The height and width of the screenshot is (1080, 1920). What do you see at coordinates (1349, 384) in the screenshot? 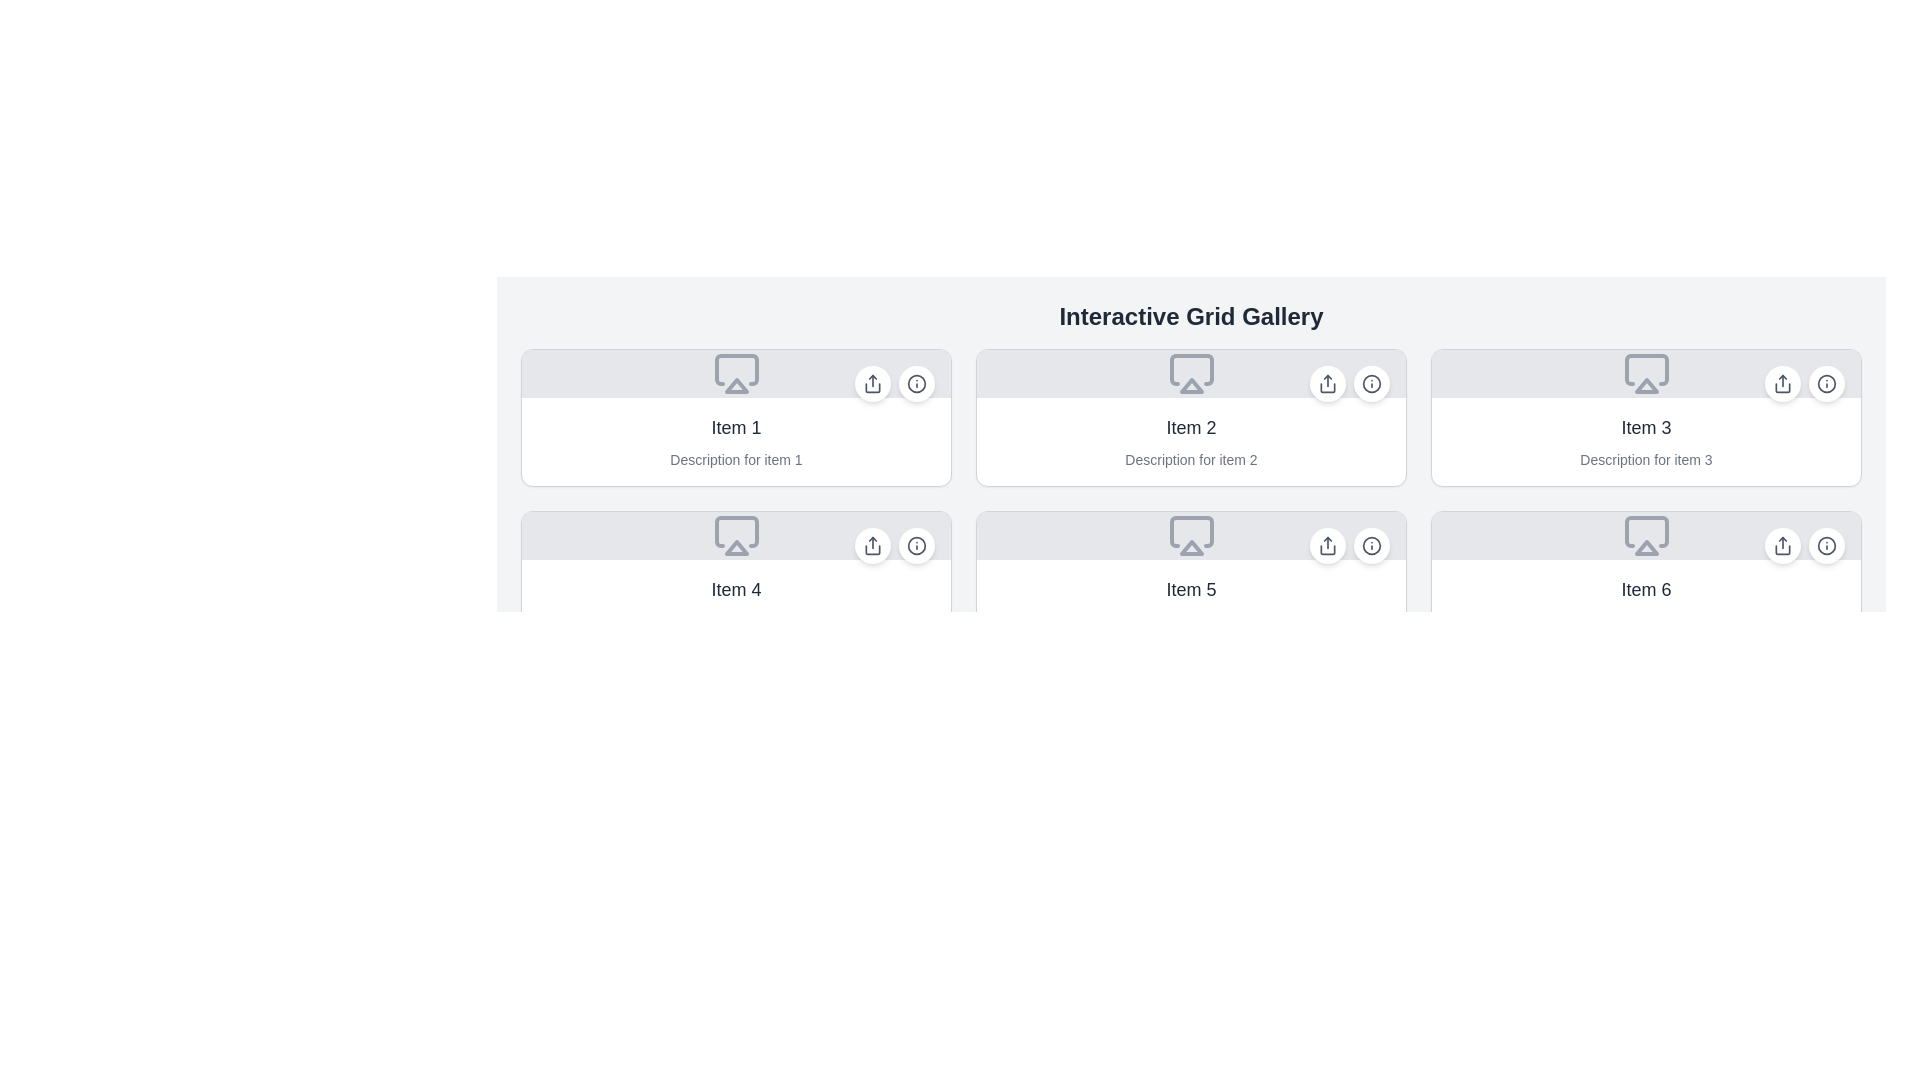
I see `the clickable informational icon button located in the upper-right corner of the section for 'Item 2'` at bounding box center [1349, 384].